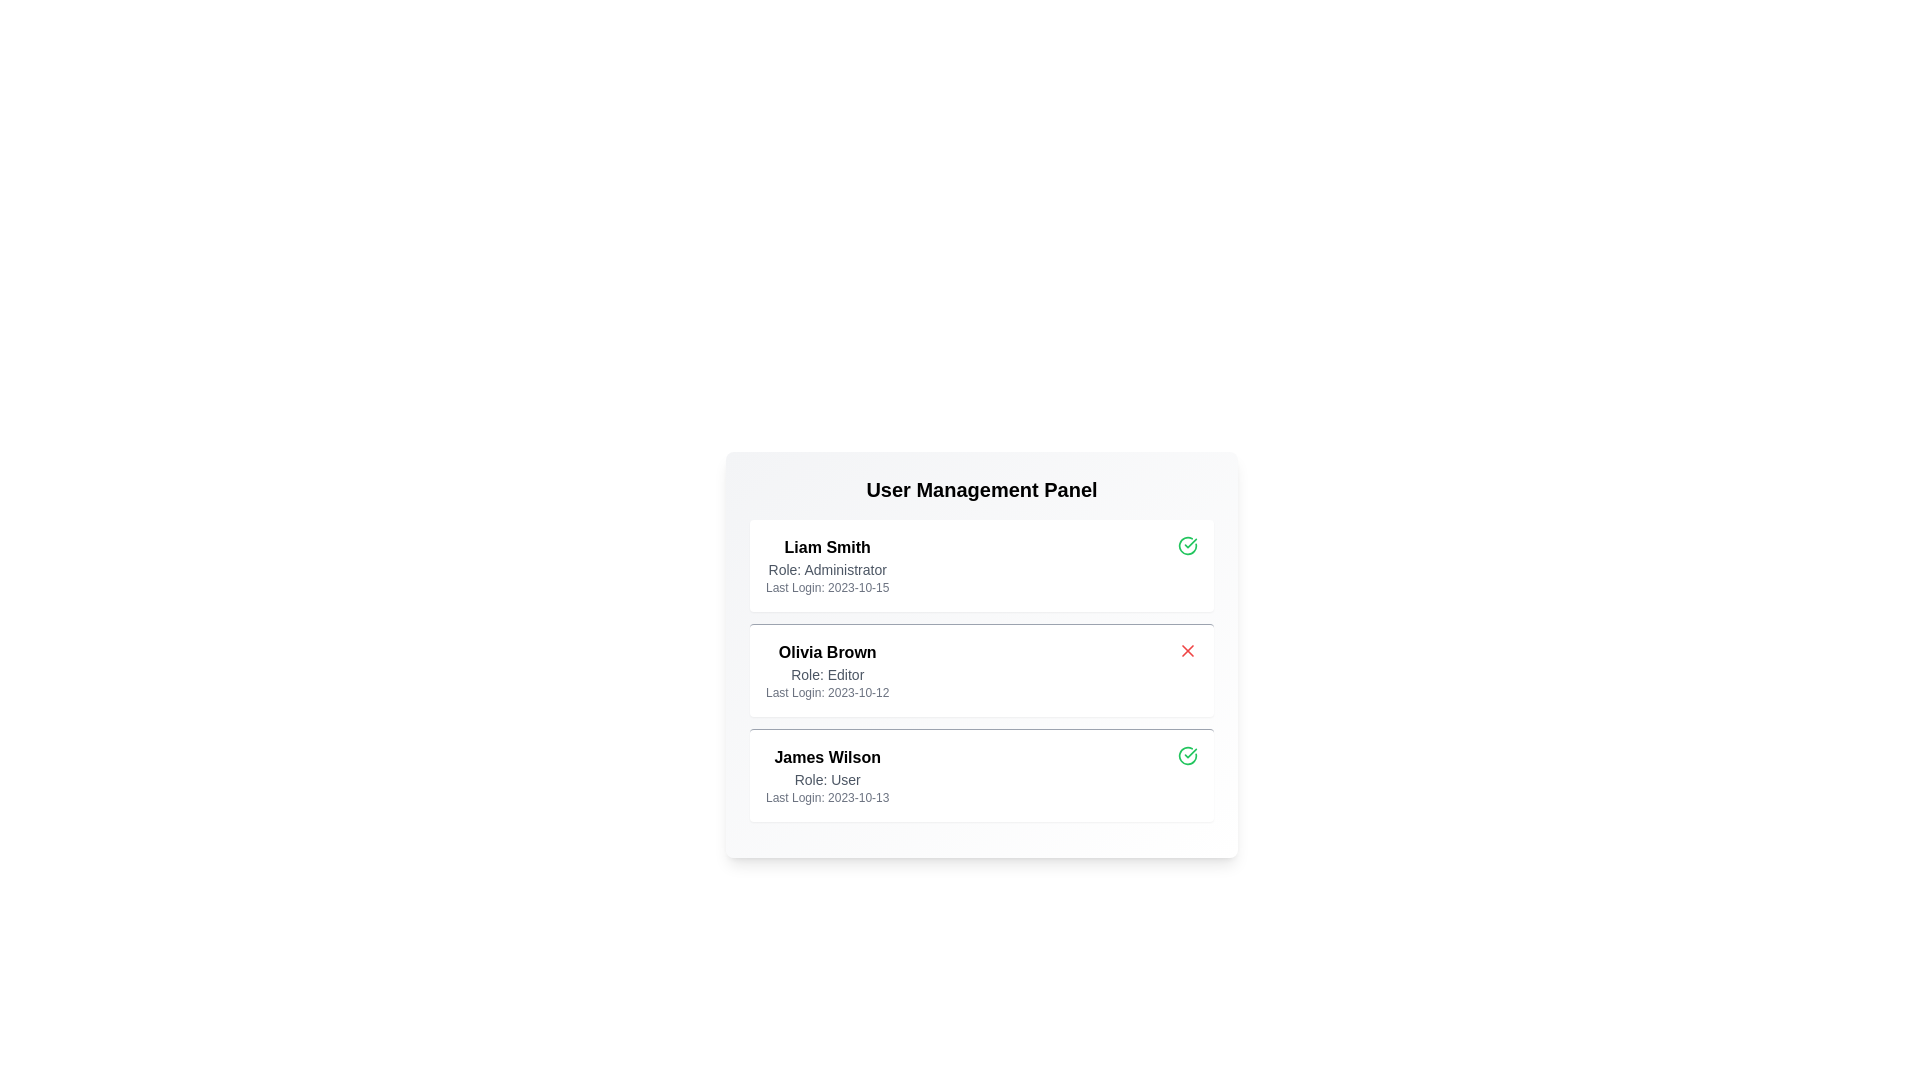 This screenshot has height=1080, width=1920. Describe the element at coordinates (1188, 756) in the screenshot. I see `the status icon for James Wilson` at that location.